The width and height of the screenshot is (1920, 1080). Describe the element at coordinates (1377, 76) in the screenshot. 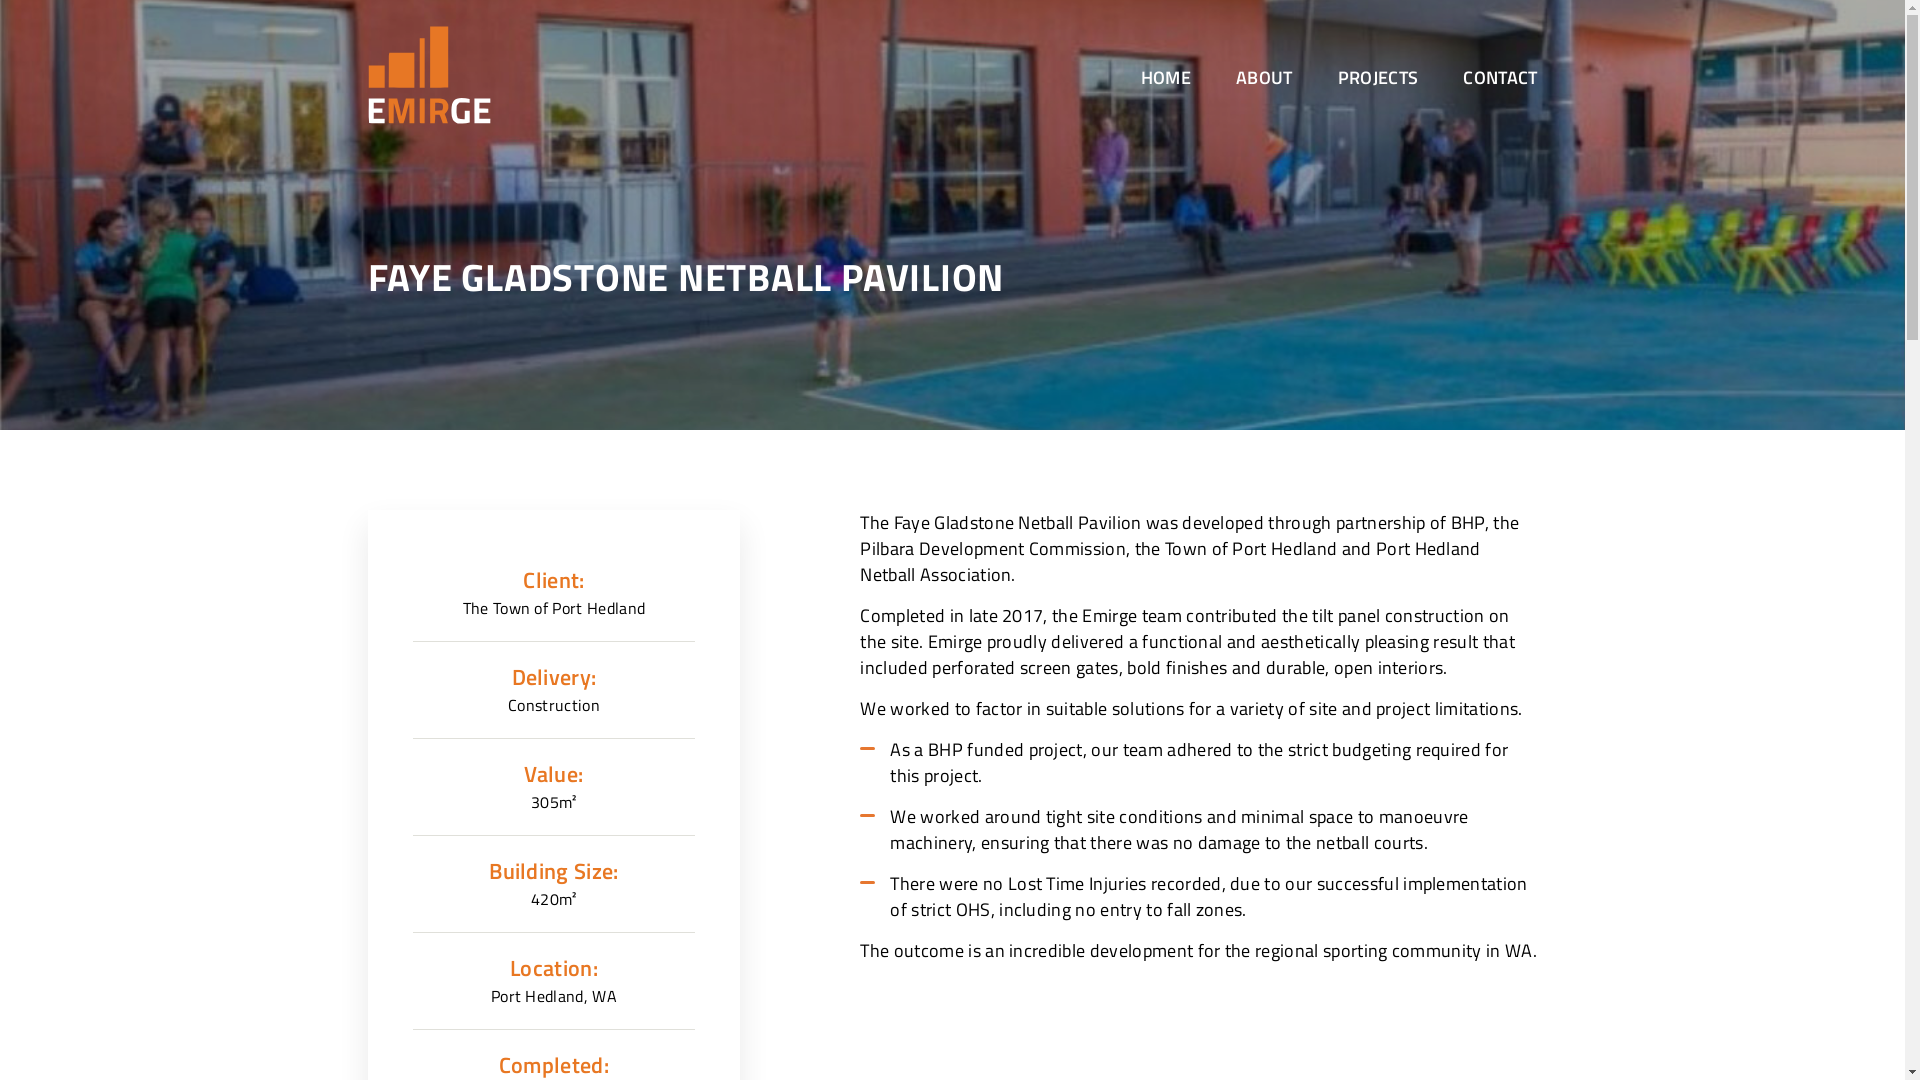

I see `'PROJECTS'` at that location.